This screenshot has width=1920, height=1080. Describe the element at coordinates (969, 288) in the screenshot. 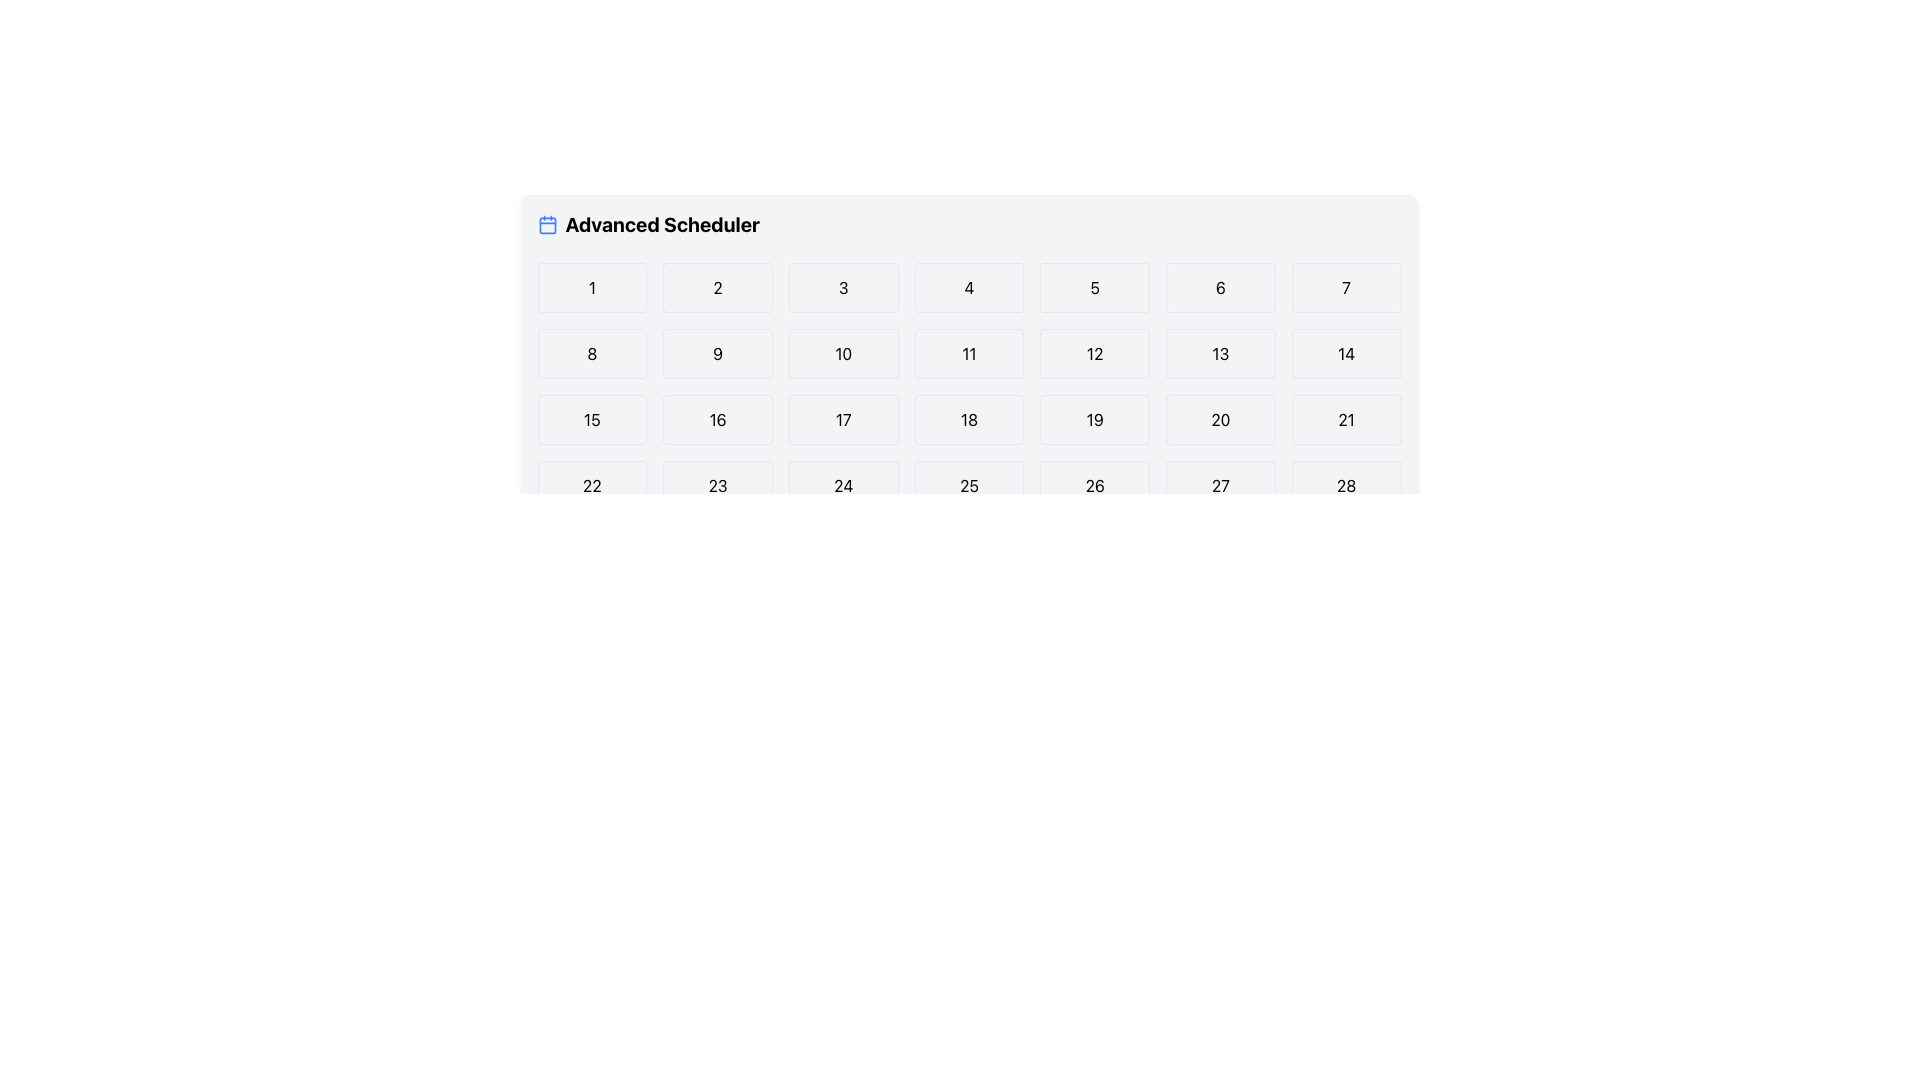

I see `the button displaying the number '4', which is located in the first row and fourth column of the grid layout` at that location.